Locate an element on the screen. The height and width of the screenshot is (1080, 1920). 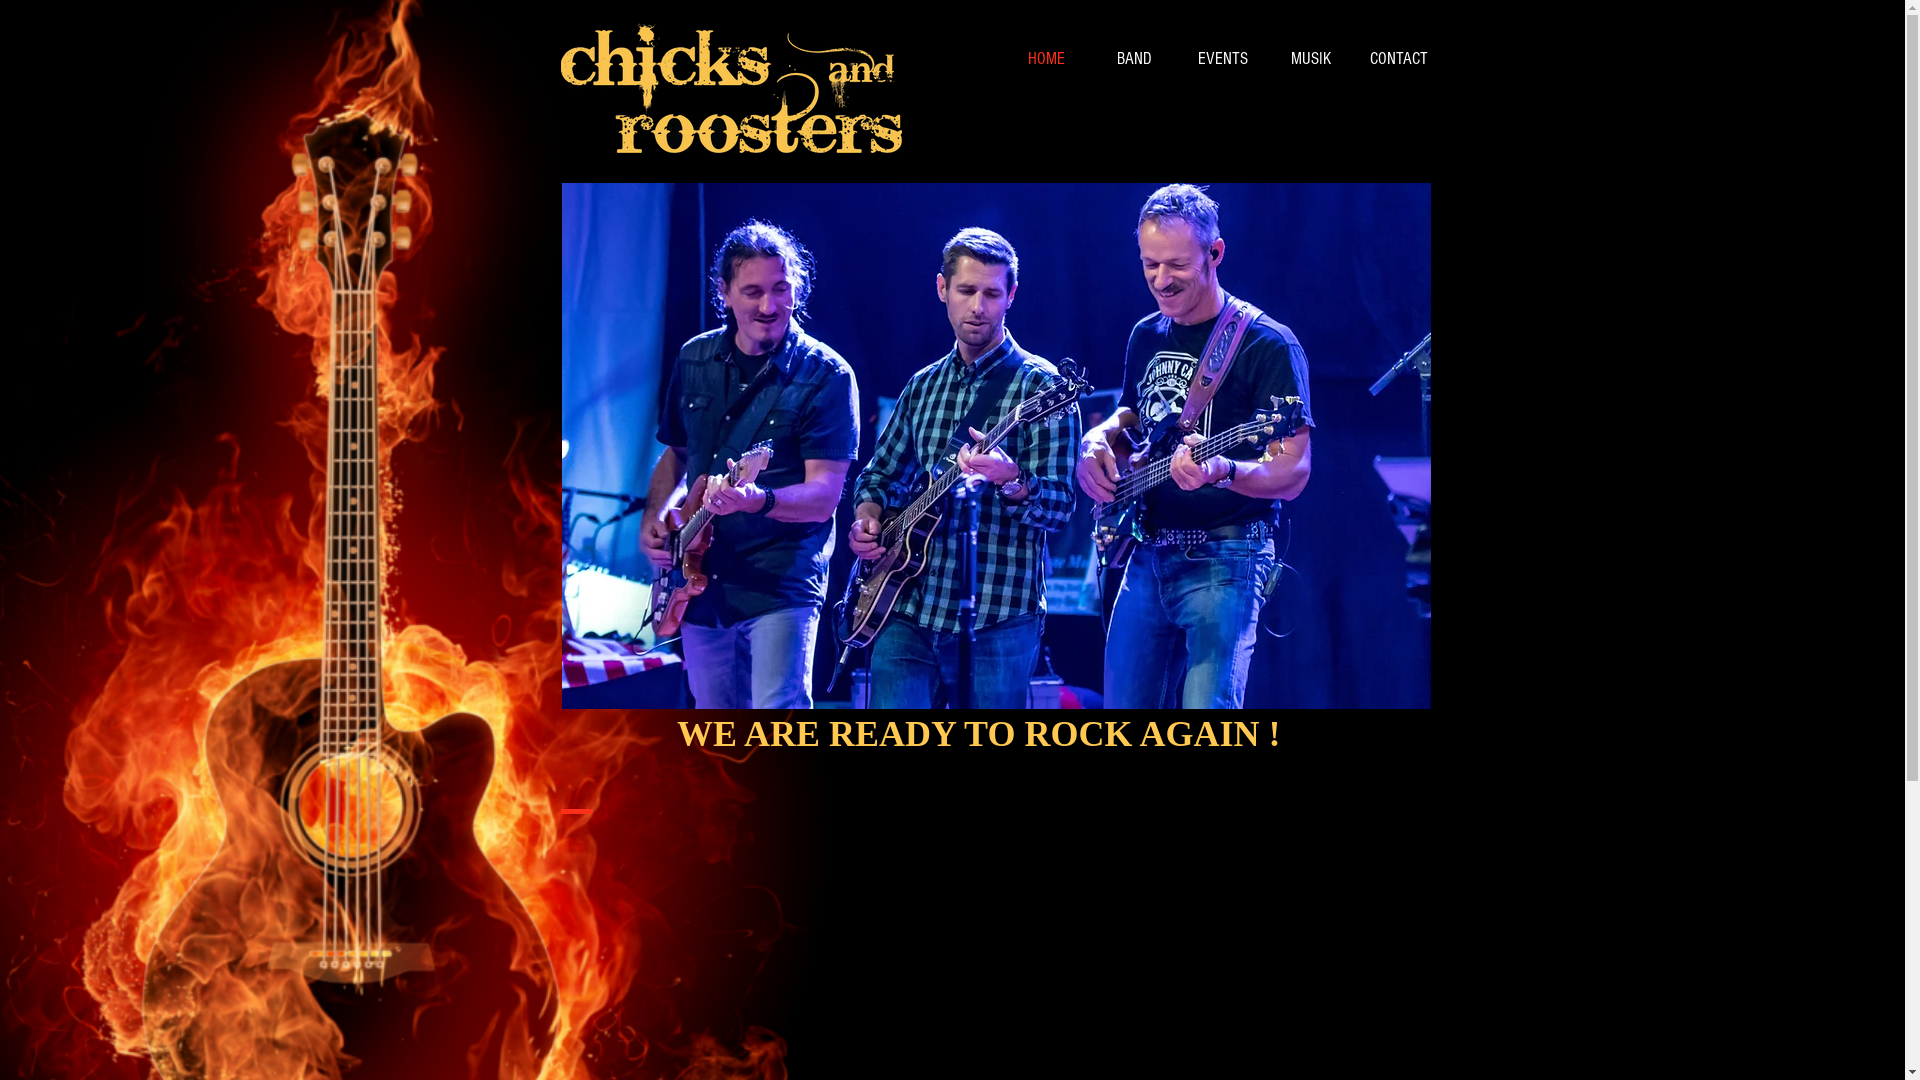
'HOME' is located at coordinates (1045, 57).